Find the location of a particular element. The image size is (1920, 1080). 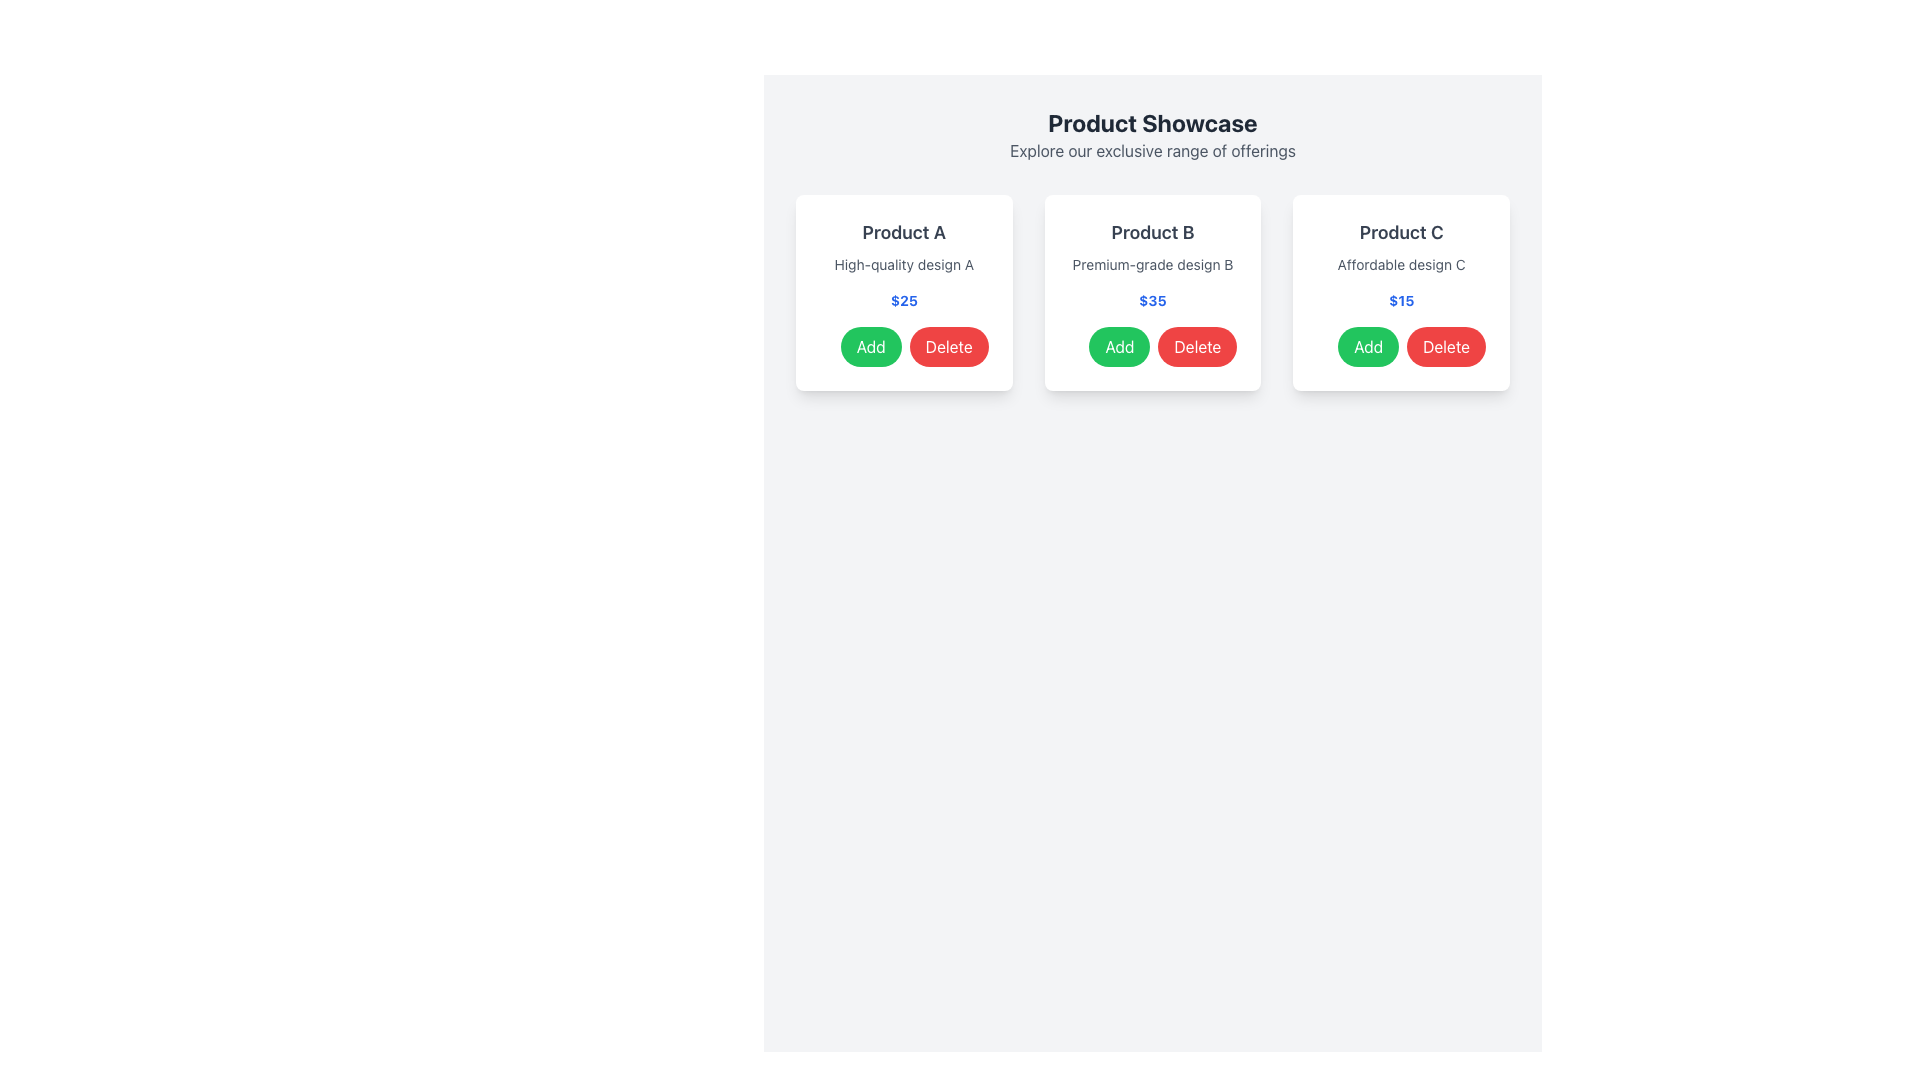

the text label identifying the product as 'Product C' which is located at the top of the product card is located at coordinates (1400, 231).